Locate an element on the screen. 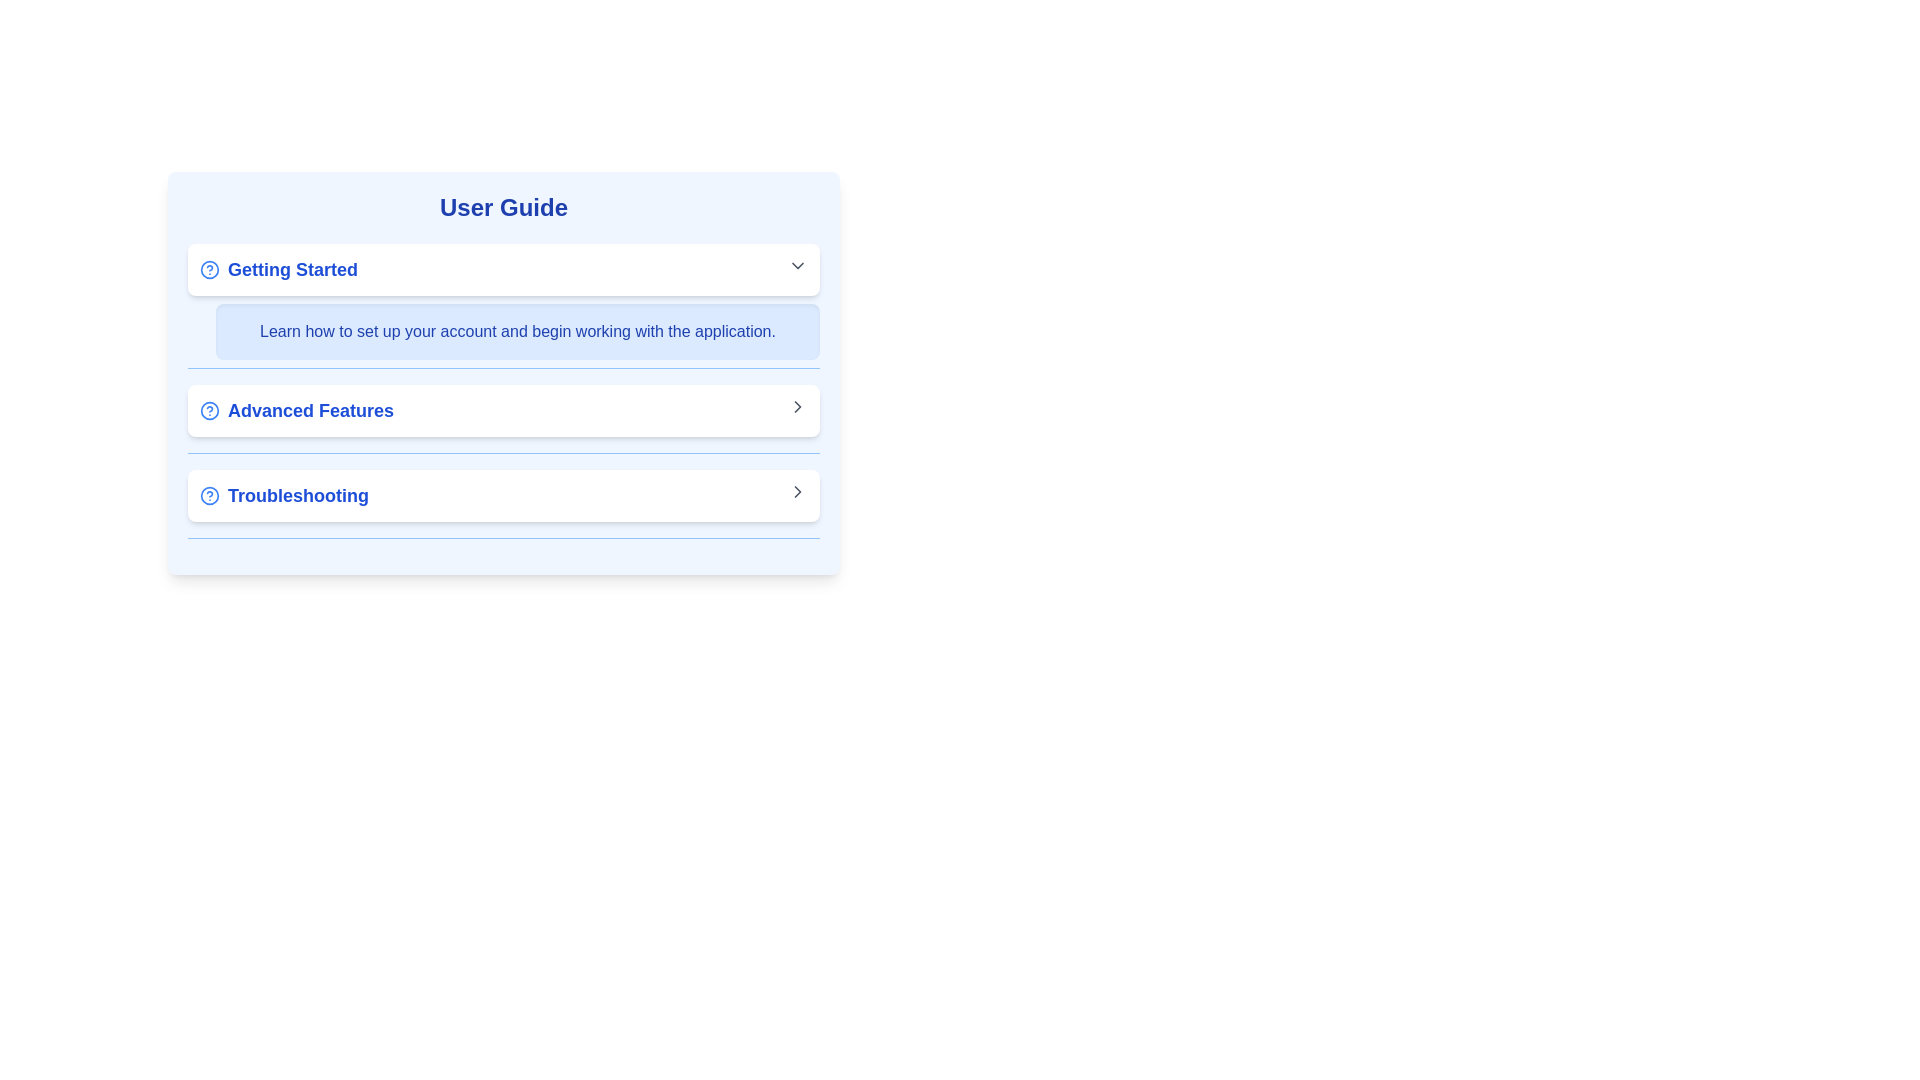 The width and height of the screenshot is (1920, 1080). bold text label that says 'Advanced Features', which is styled in blue and located in the second section of the user guide interface is located at coordinates (310, 410).